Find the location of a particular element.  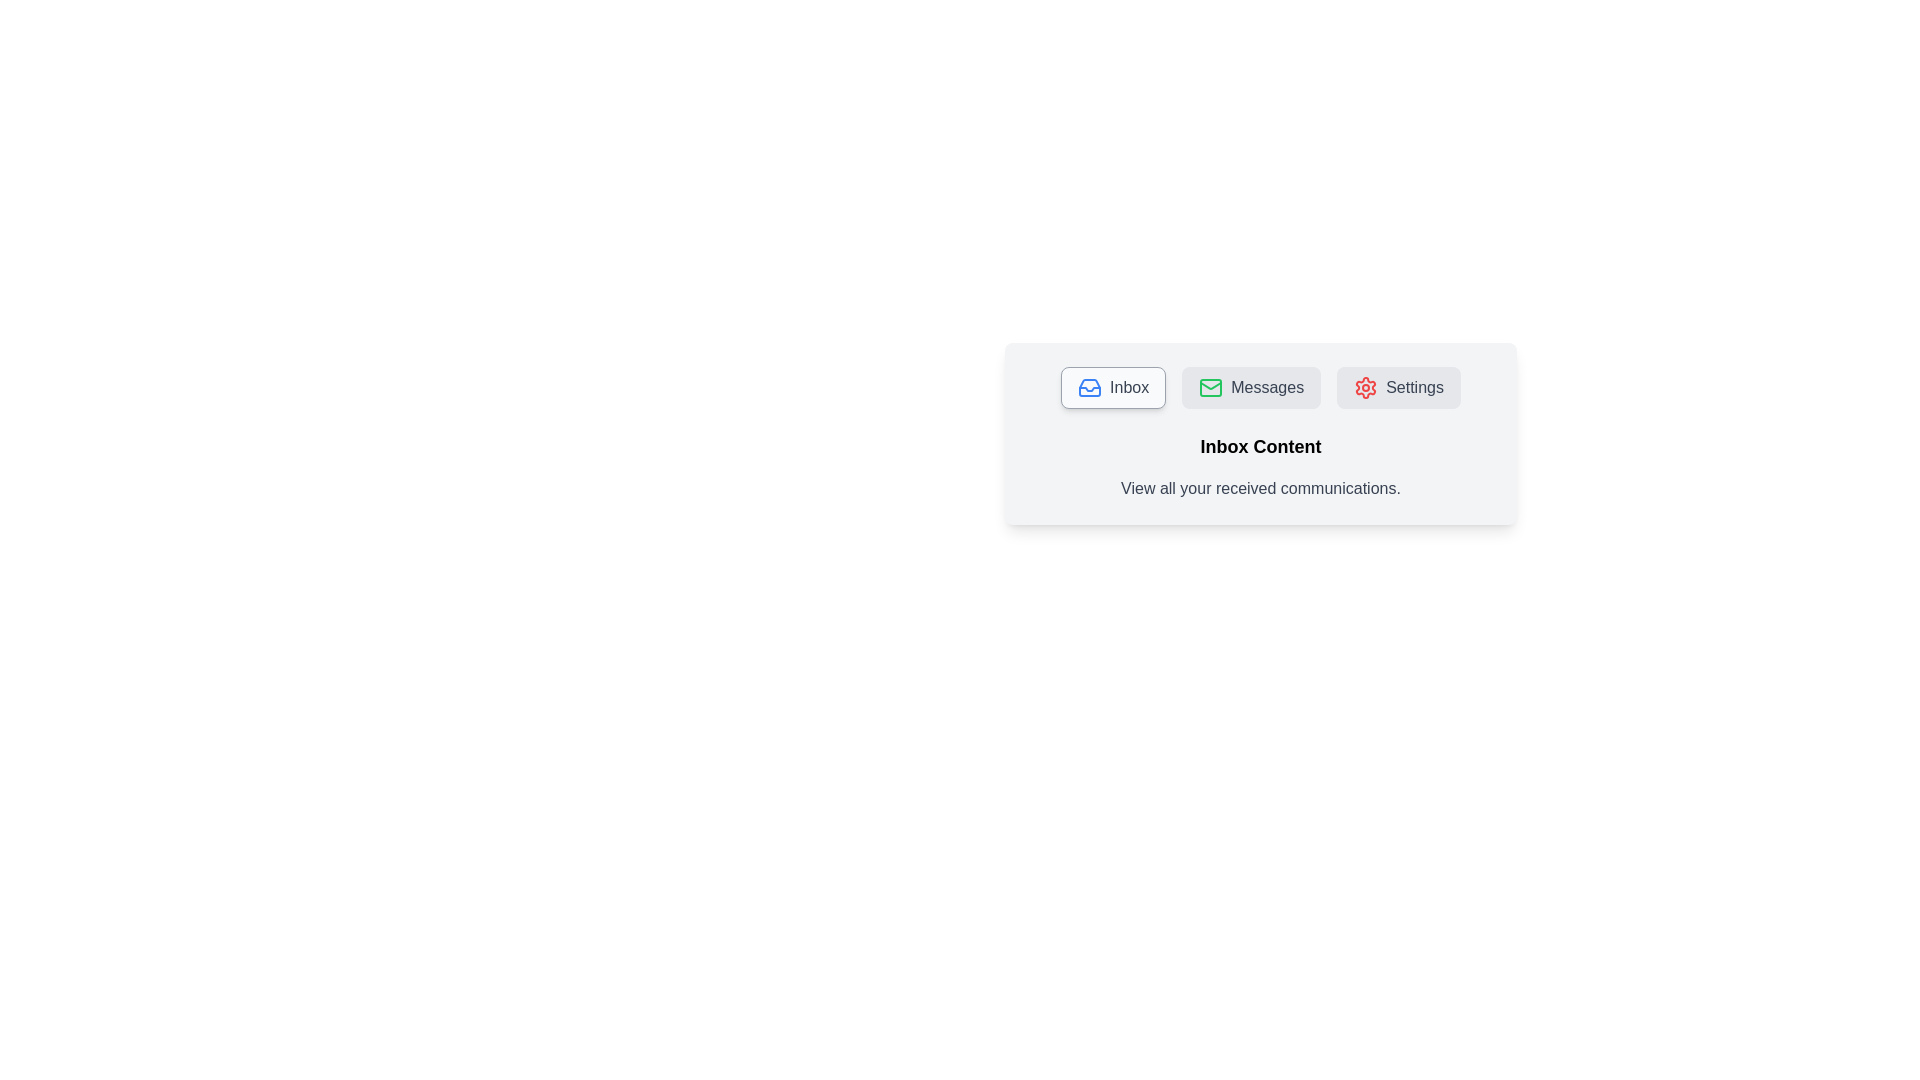

the Inbox icon to activate its corresponding tab is located at coordinates (1088, 388).